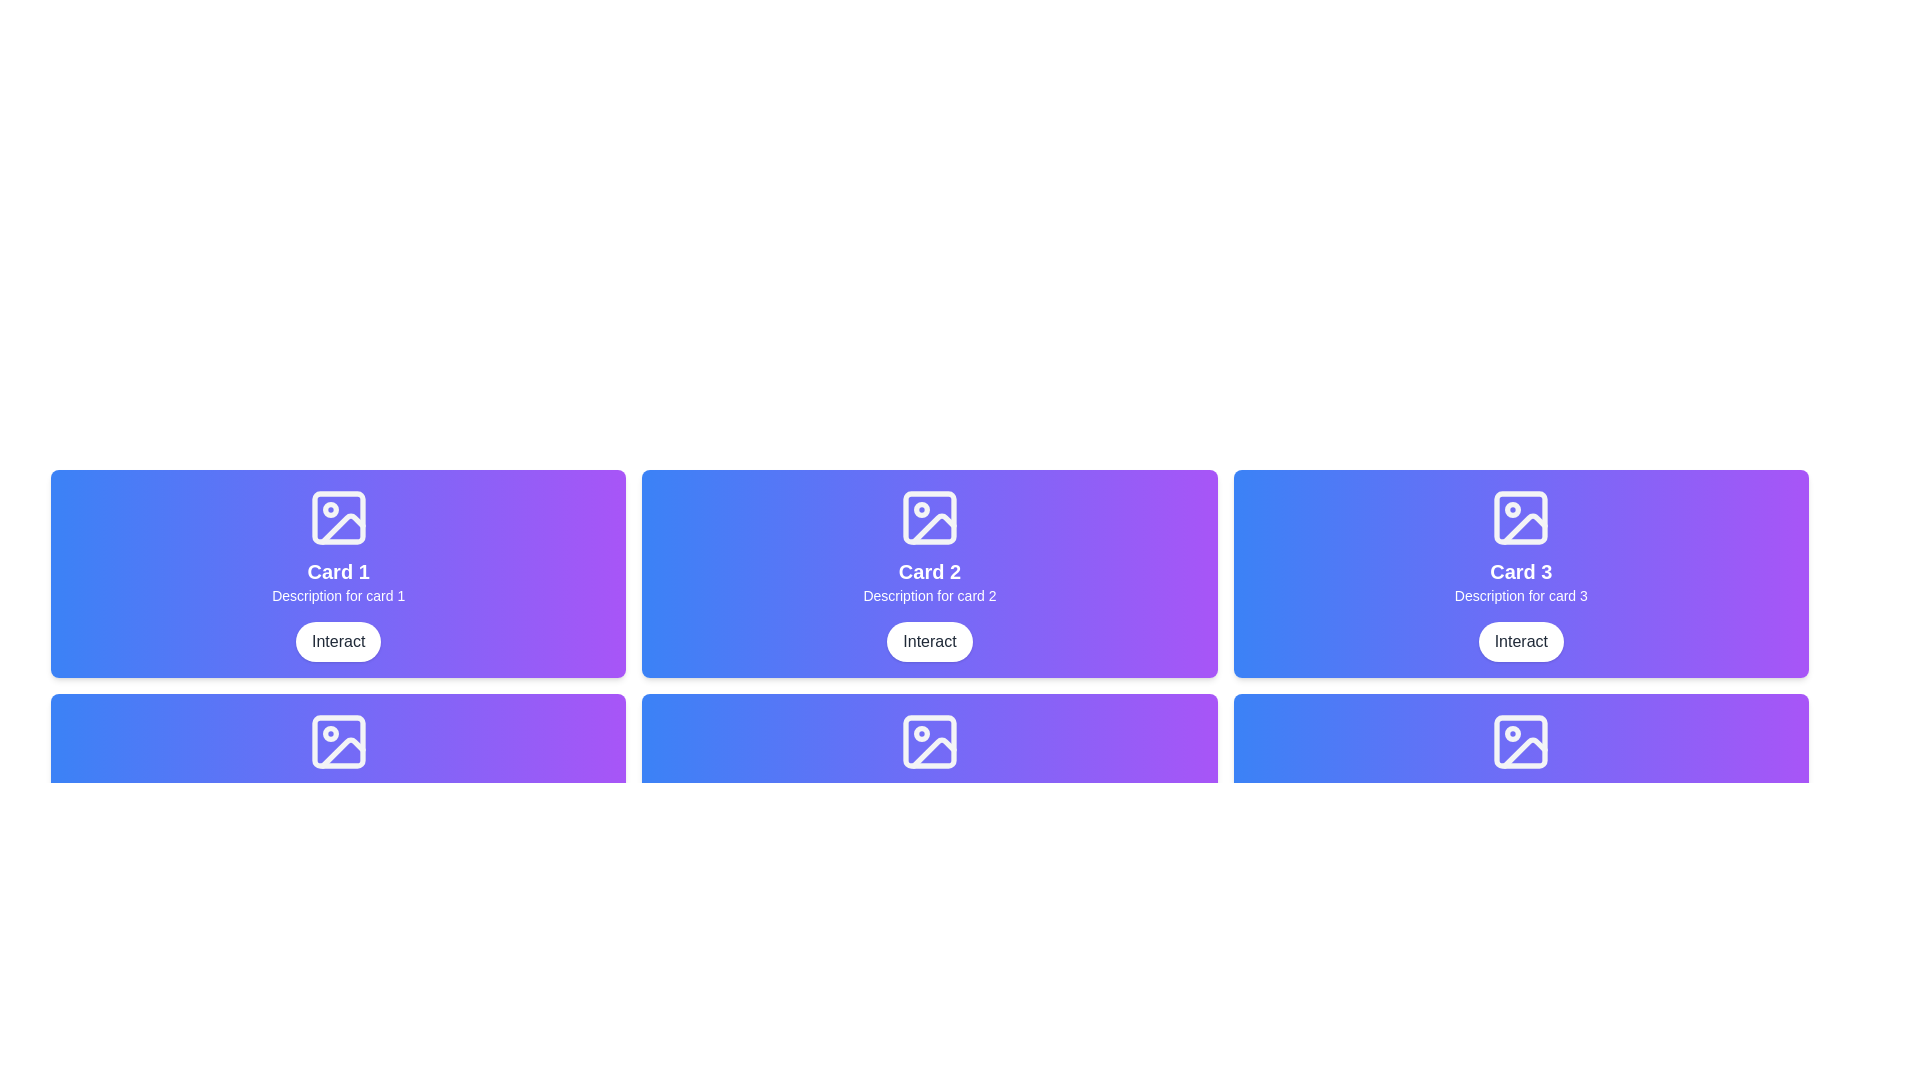 The width and height of the screenshot is (1920, 1080). Describe the element at coordinates (338, 516) in the screenshot. I see `the outlined image icon in the first card of the top row of the grid layout, which is centrally aligned above the title 'Card 1'` at that location.